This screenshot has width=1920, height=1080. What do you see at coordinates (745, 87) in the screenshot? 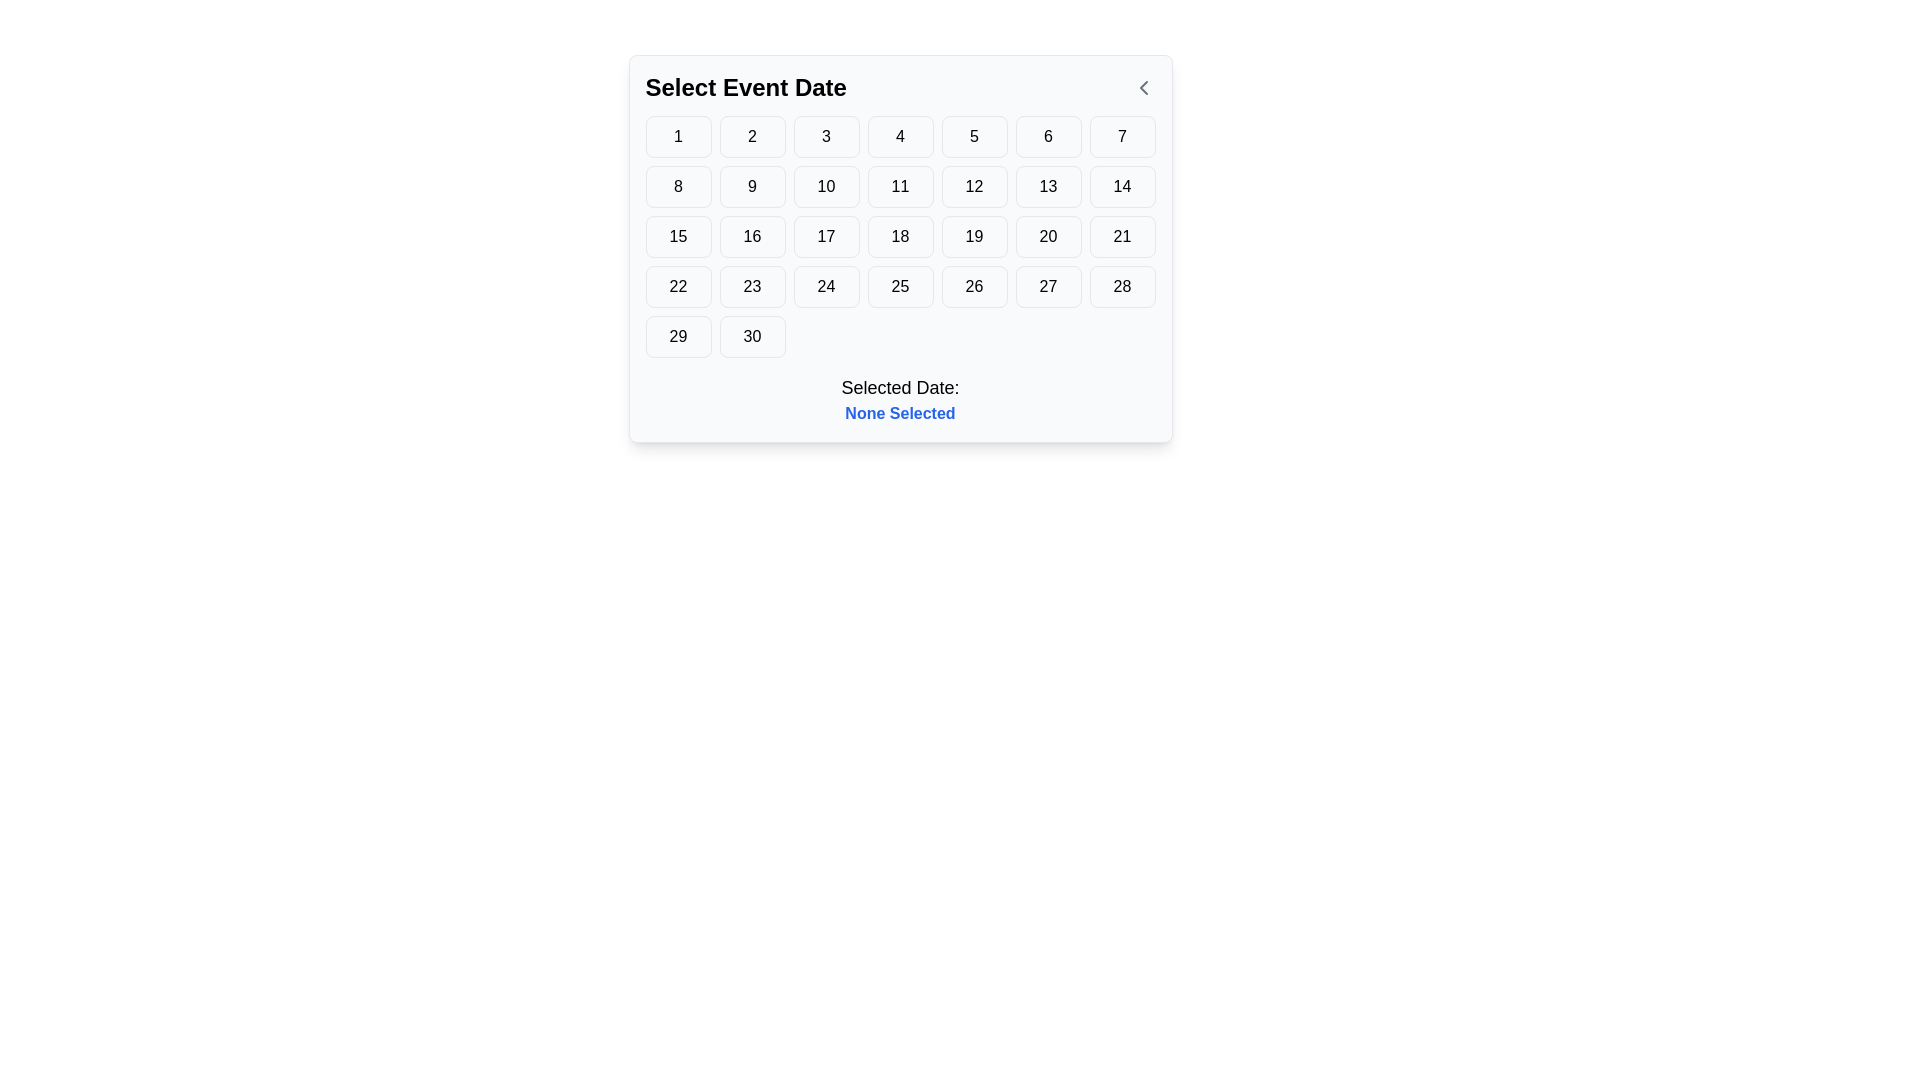
I see `the 'Select Event Date' text label, which is prominently displayed in bold and large font at the top of the calendar interface` at bounding box center [745, 87].